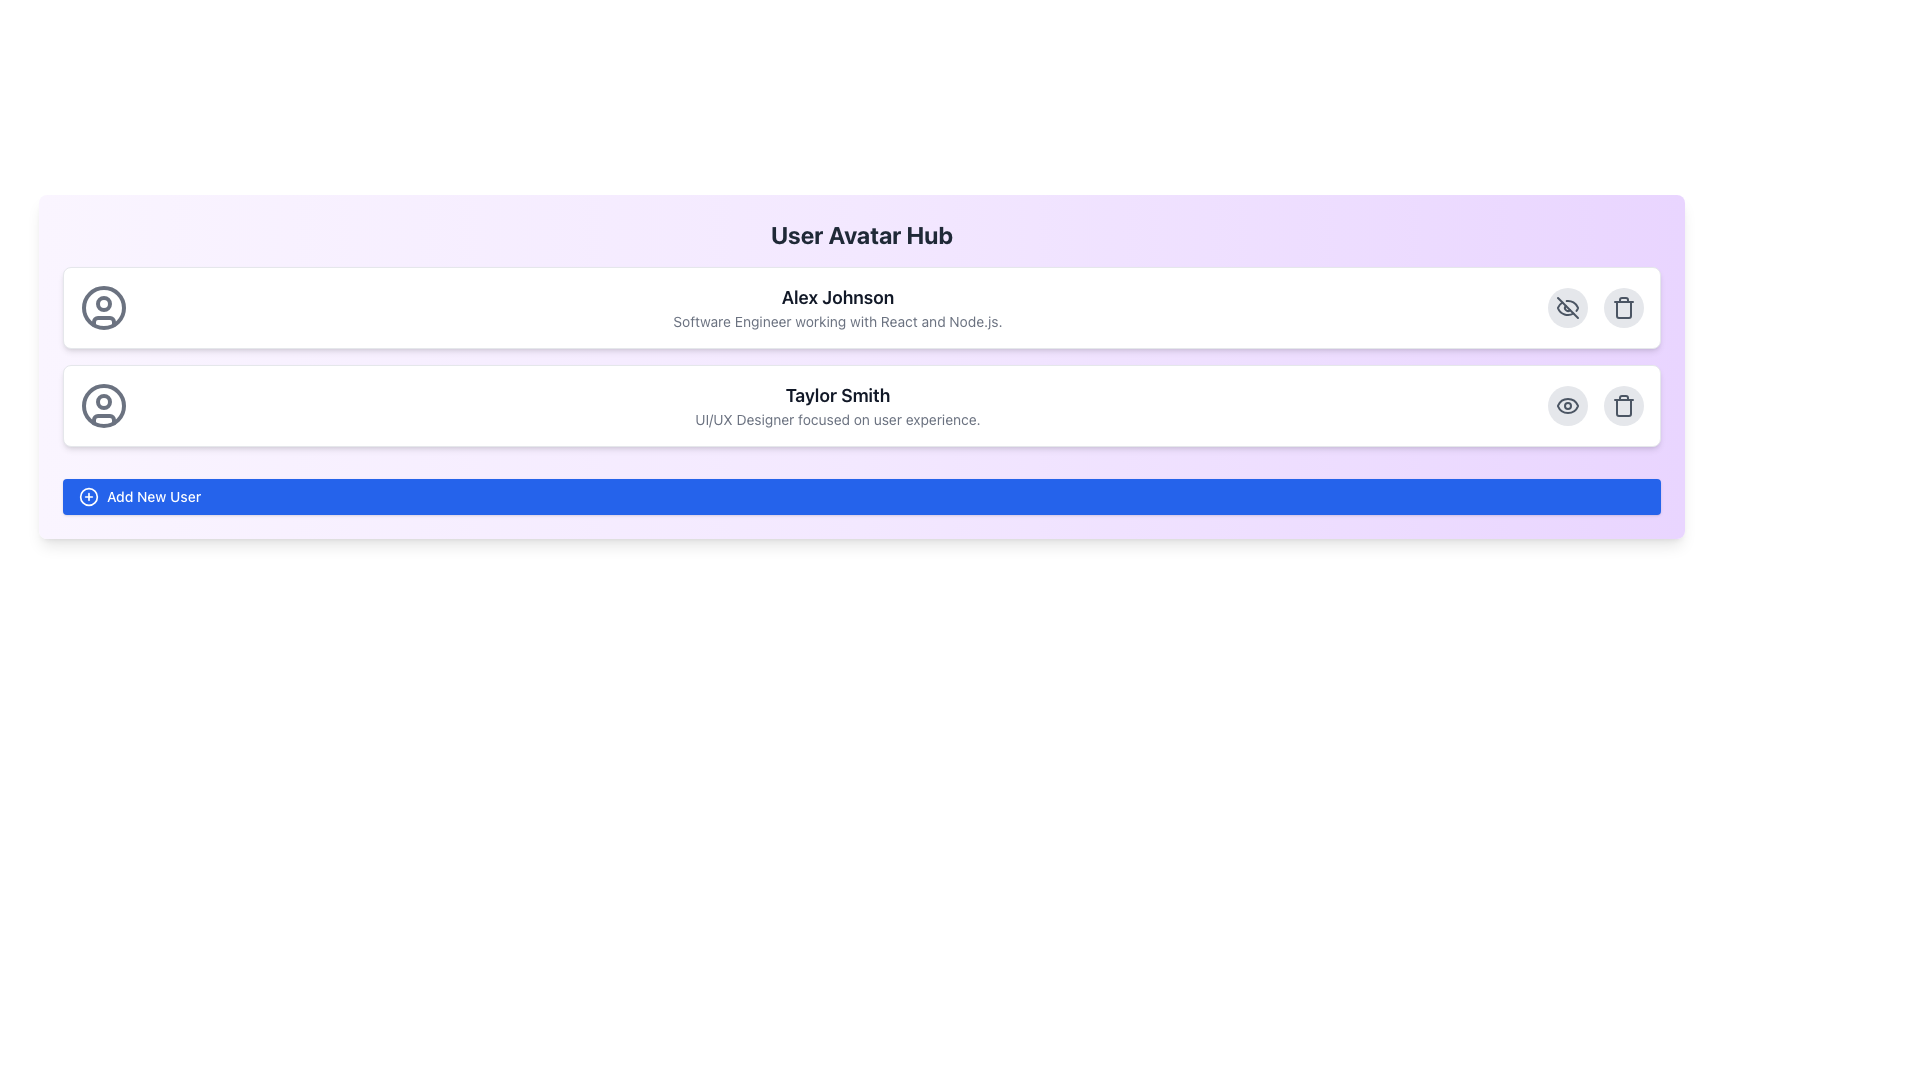 The height and width of the screenshot is (1080, 1920). What do you see at coordinates (103, 405) in the screenshot?
I see `the outermost circle of the SVG graphic representing the user avatar for Taylor Smith` at bounding box center [103, 405].